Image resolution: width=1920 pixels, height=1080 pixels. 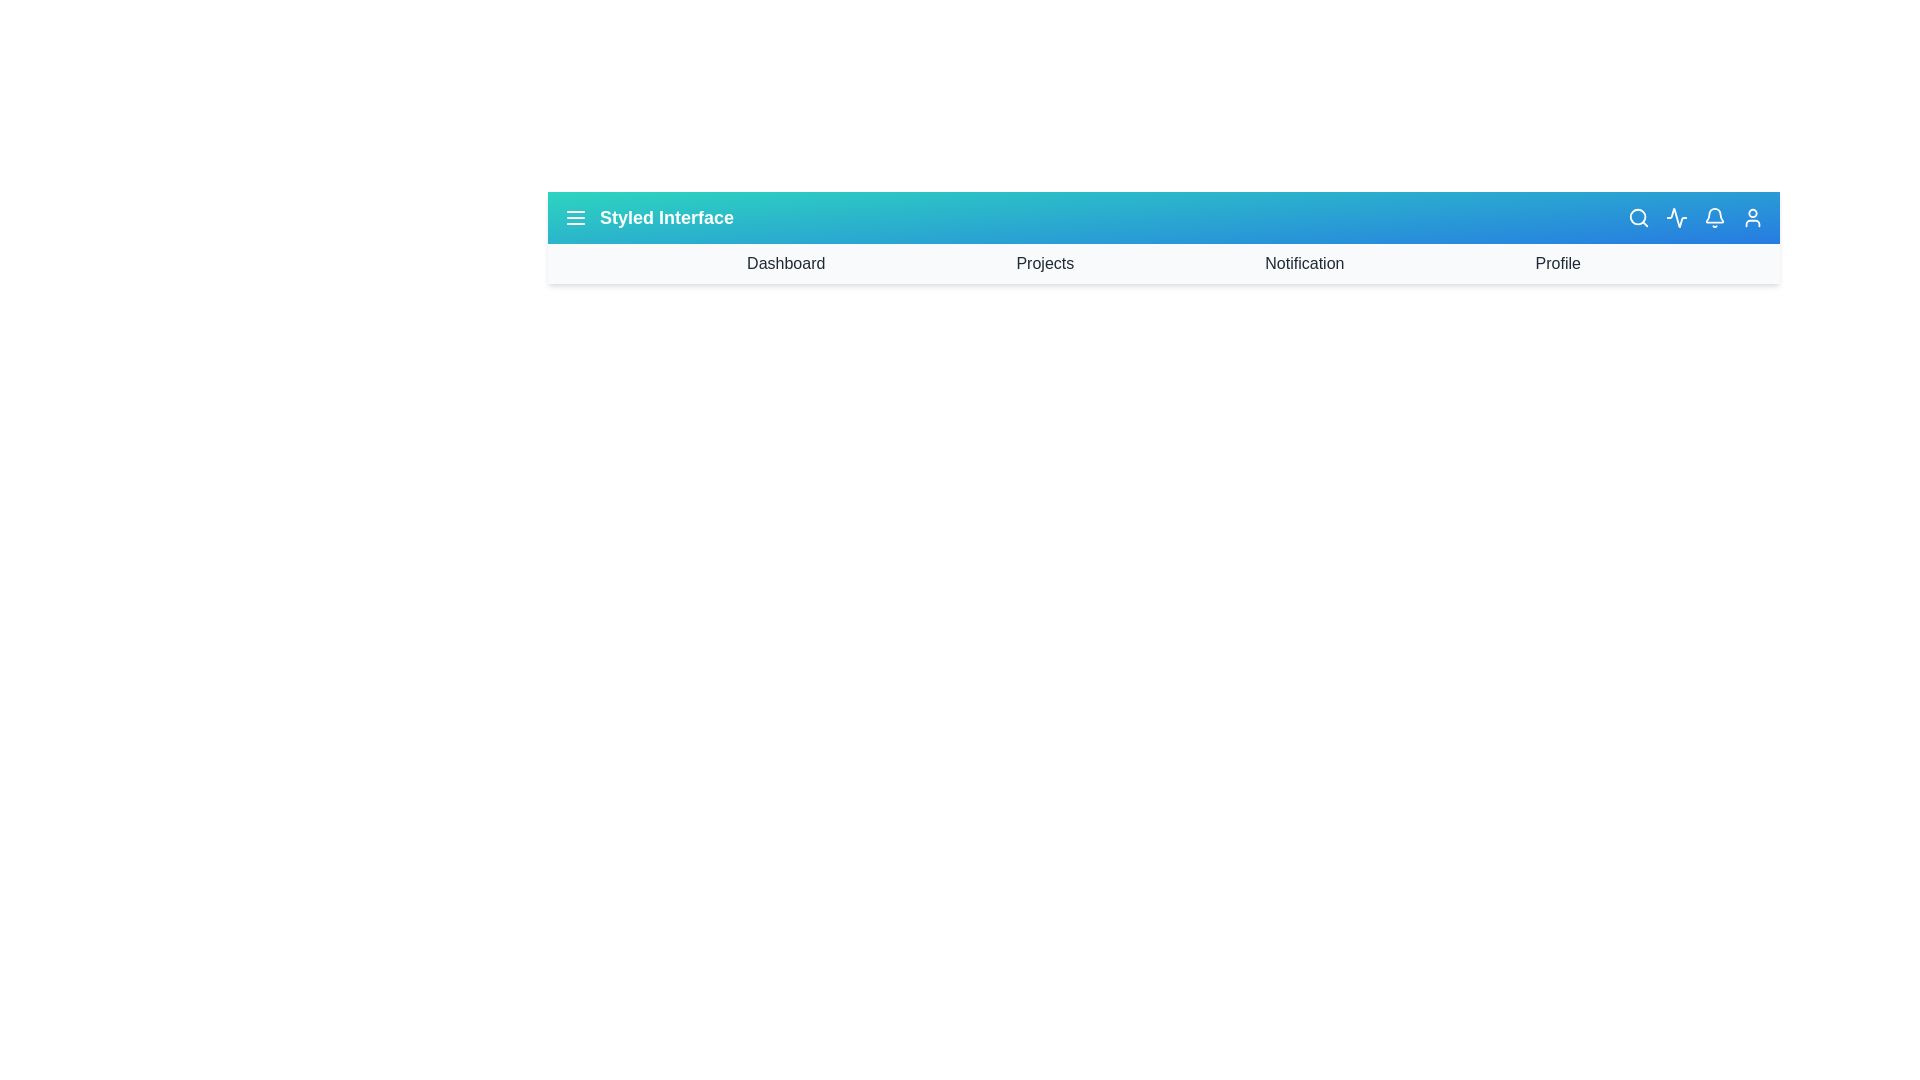 I want to click on the bell icon in the header, so click(x=1713, y=218).